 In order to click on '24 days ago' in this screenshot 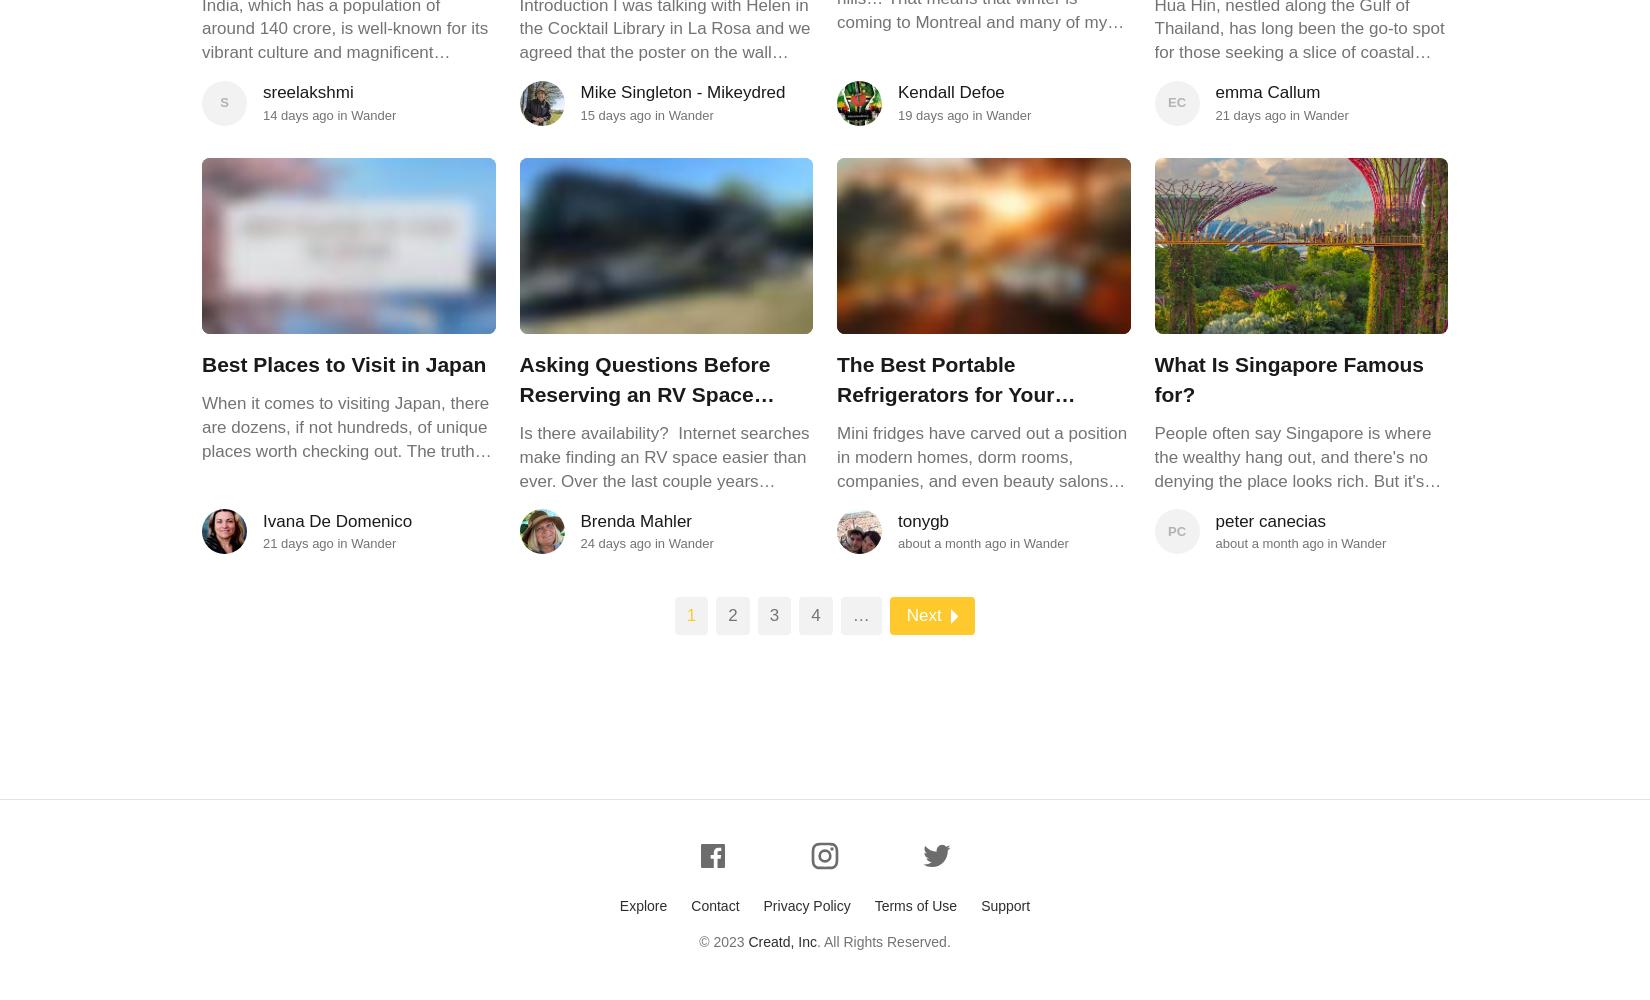, I will do `click(614, 543)`.